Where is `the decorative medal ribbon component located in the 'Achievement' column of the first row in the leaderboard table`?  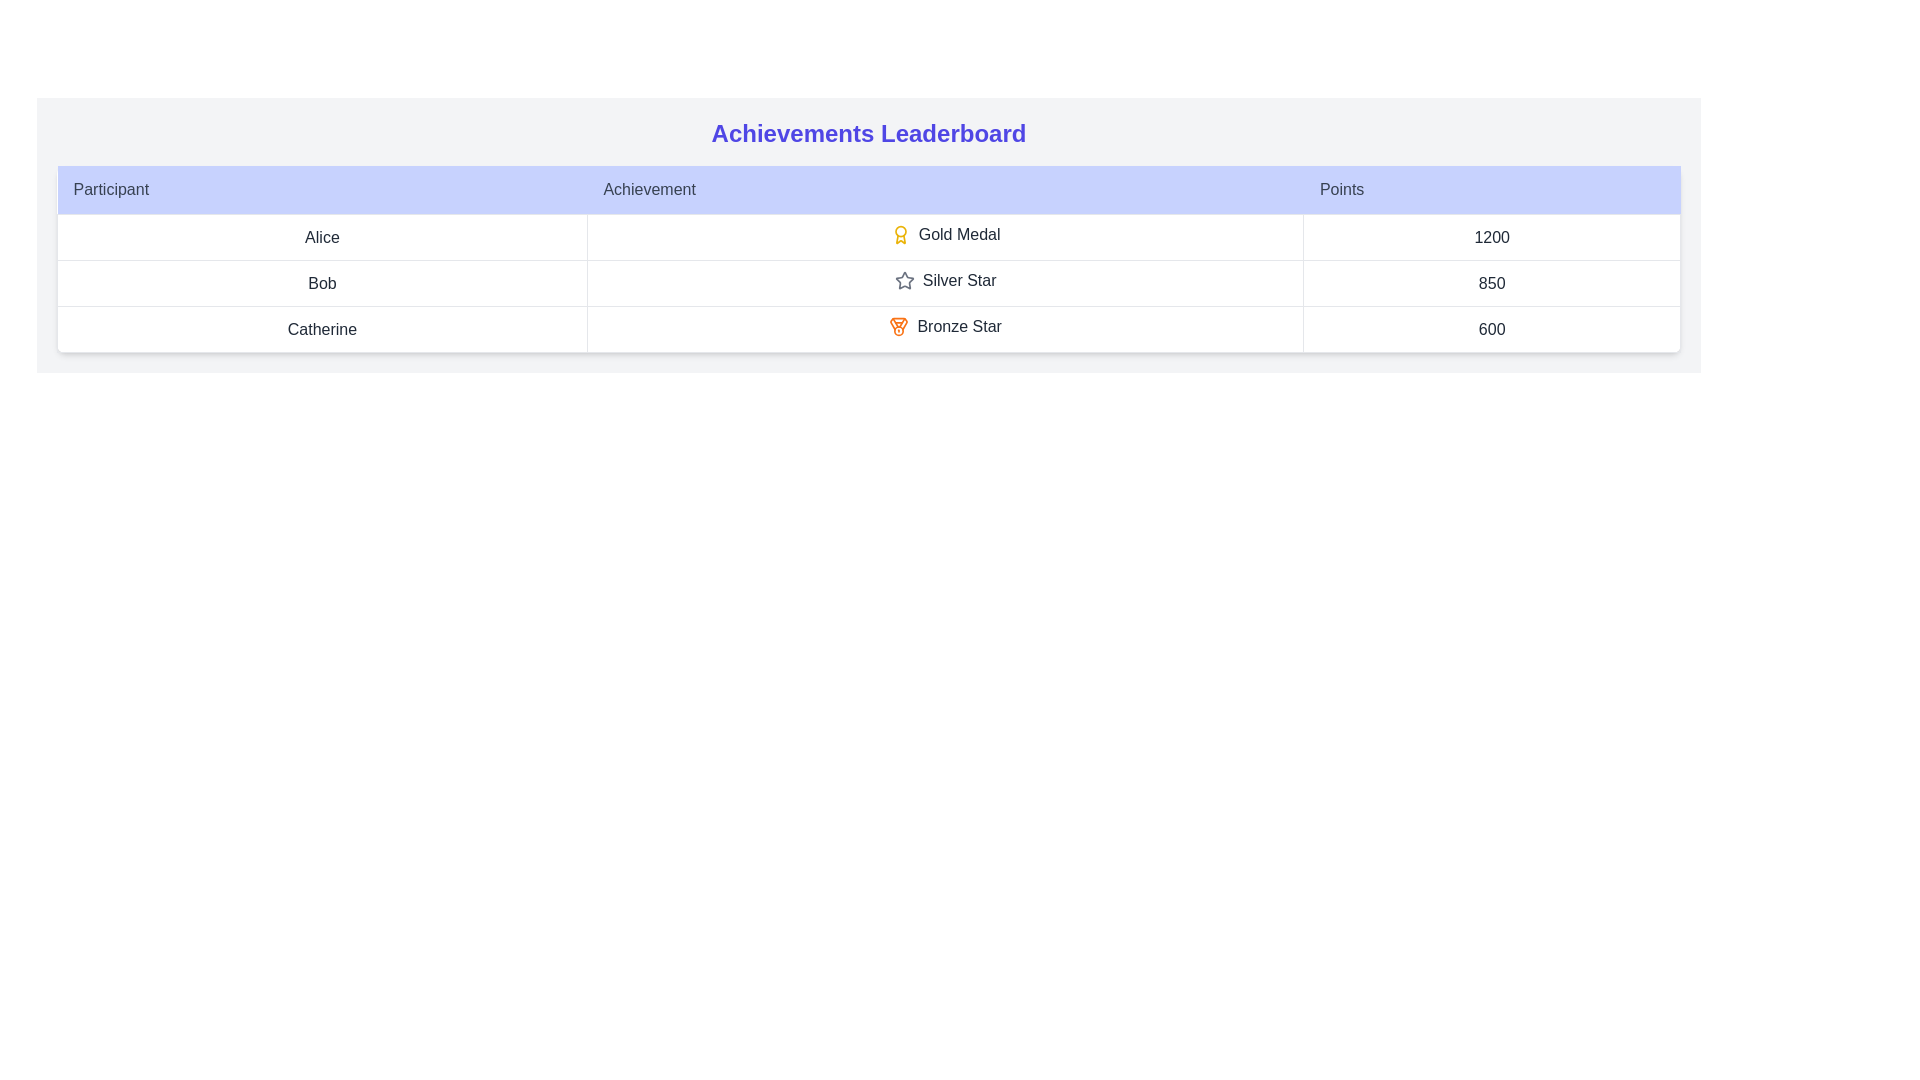
the decorative medal ribbon component located in the 'Achievement' column of the first row in the leaderboard table is located at coordinates (898, 323).